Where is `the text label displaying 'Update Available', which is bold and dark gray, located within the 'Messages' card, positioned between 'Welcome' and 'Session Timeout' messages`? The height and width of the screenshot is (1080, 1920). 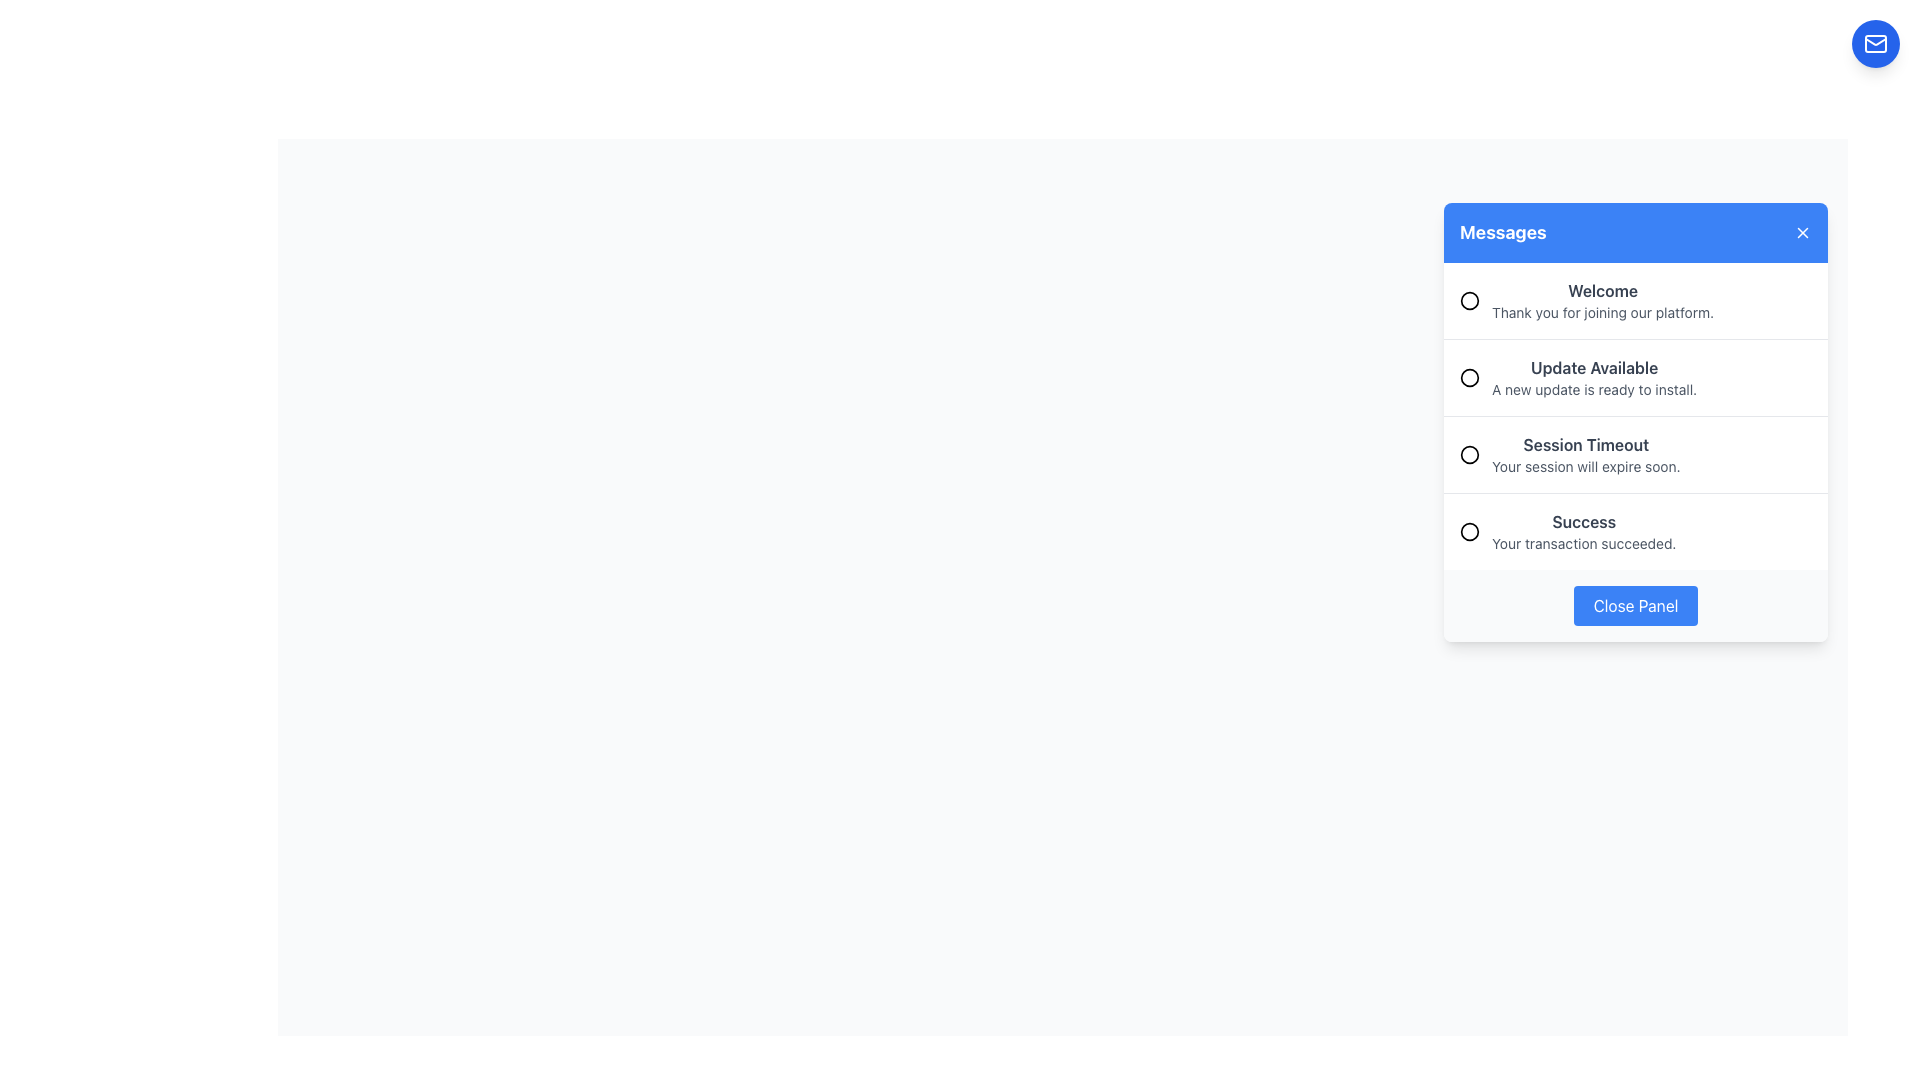 the text label displaying 'Update Available', which is bold and dark gray, located within the 'Messages' card, positioned between 'Welcome' and 'Session Timeout' messages is located at coordinates (1593, 367).